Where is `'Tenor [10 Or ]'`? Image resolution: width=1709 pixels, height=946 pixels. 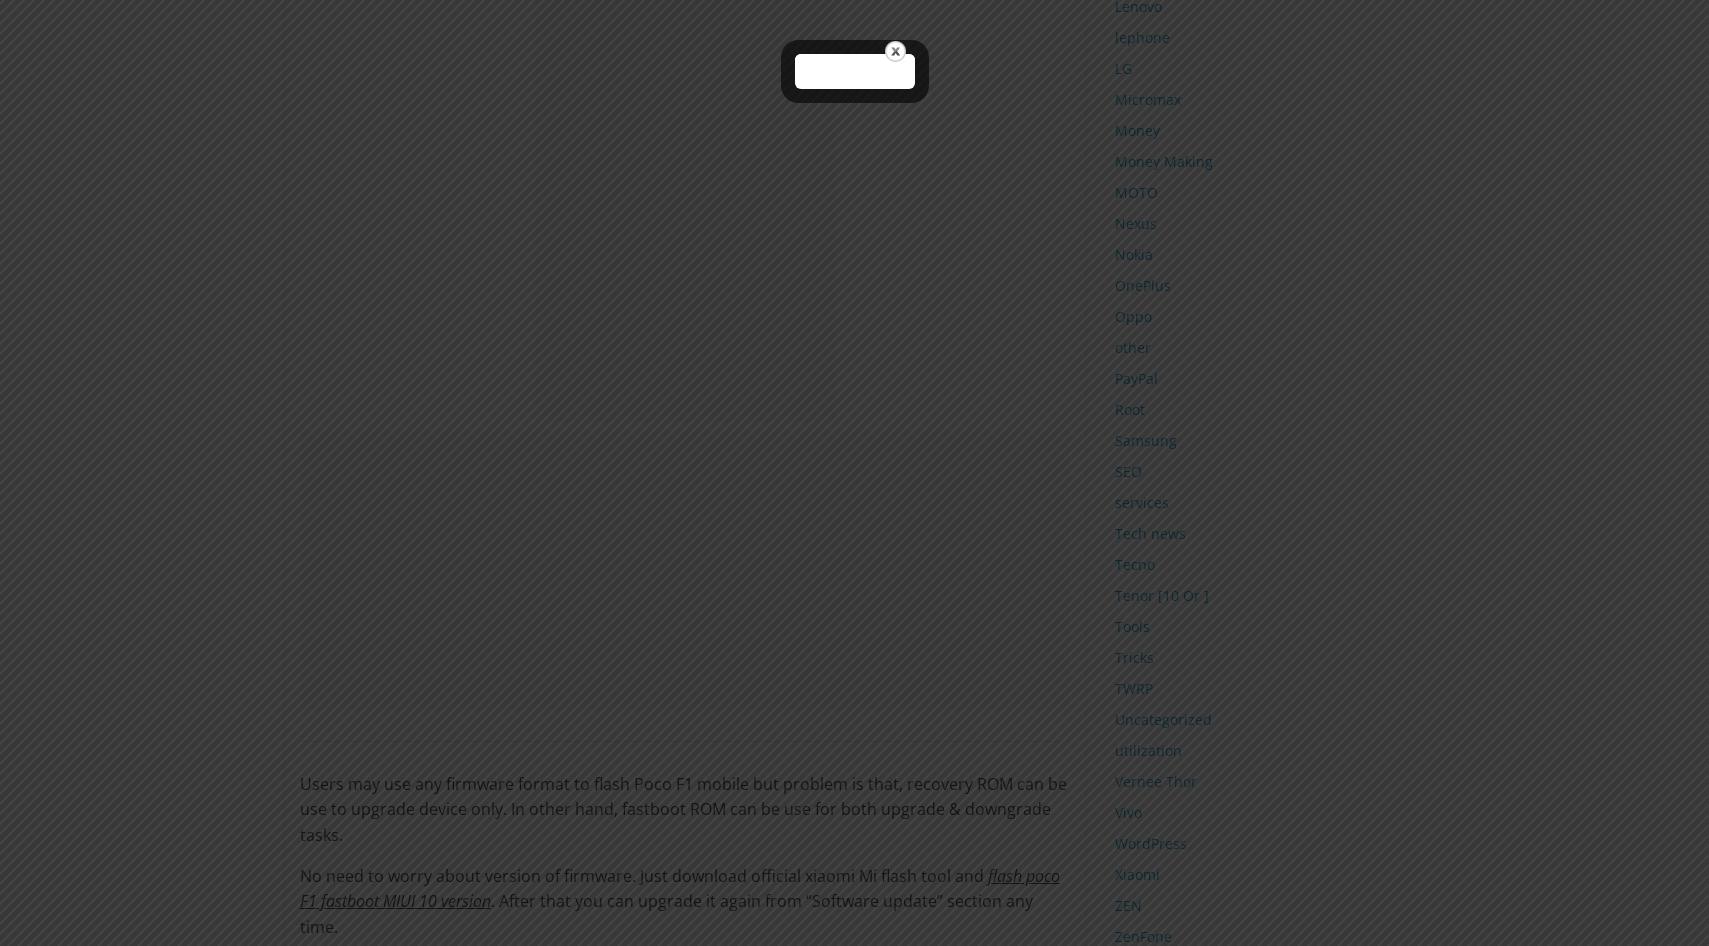 'Tenor [10 Or ]' is located at coordinates (1160, 593).